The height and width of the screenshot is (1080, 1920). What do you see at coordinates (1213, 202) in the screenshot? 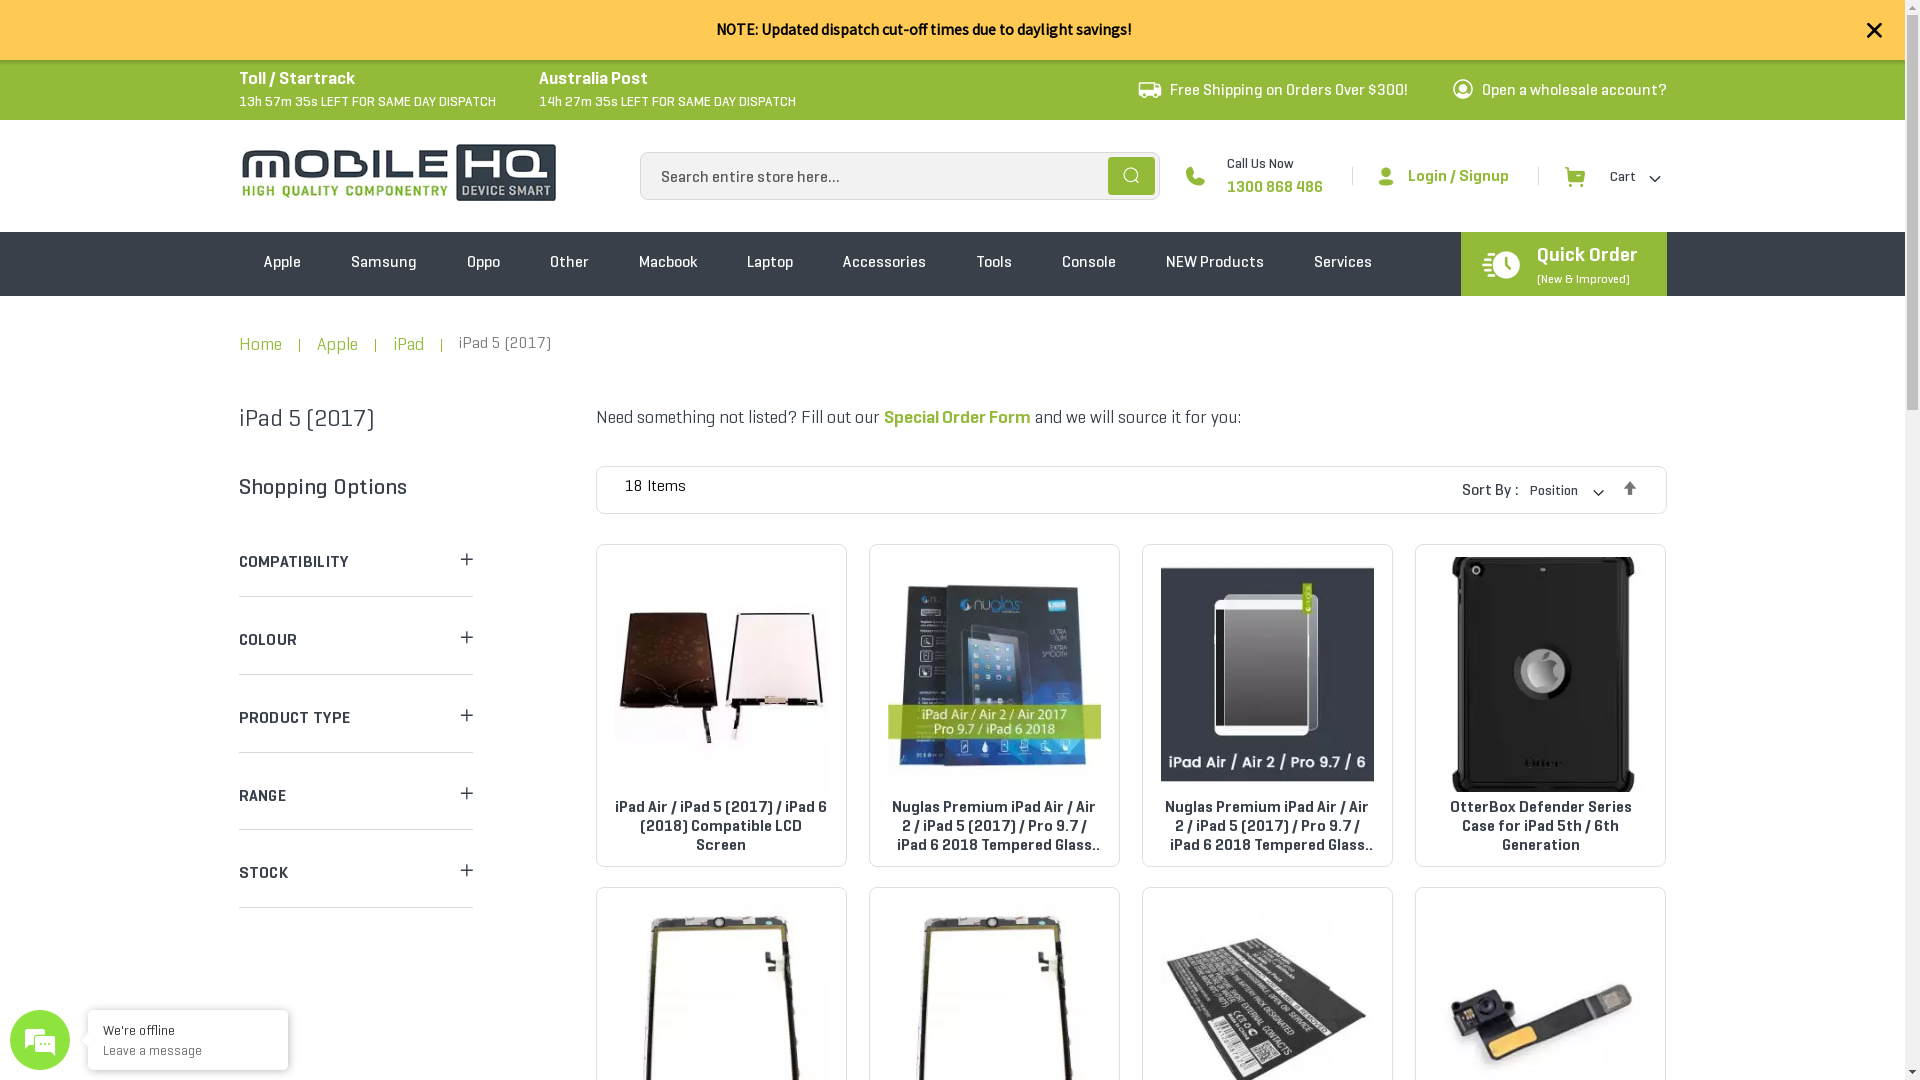
I see `'NEW Products'` at bounding box center [1213, 202].